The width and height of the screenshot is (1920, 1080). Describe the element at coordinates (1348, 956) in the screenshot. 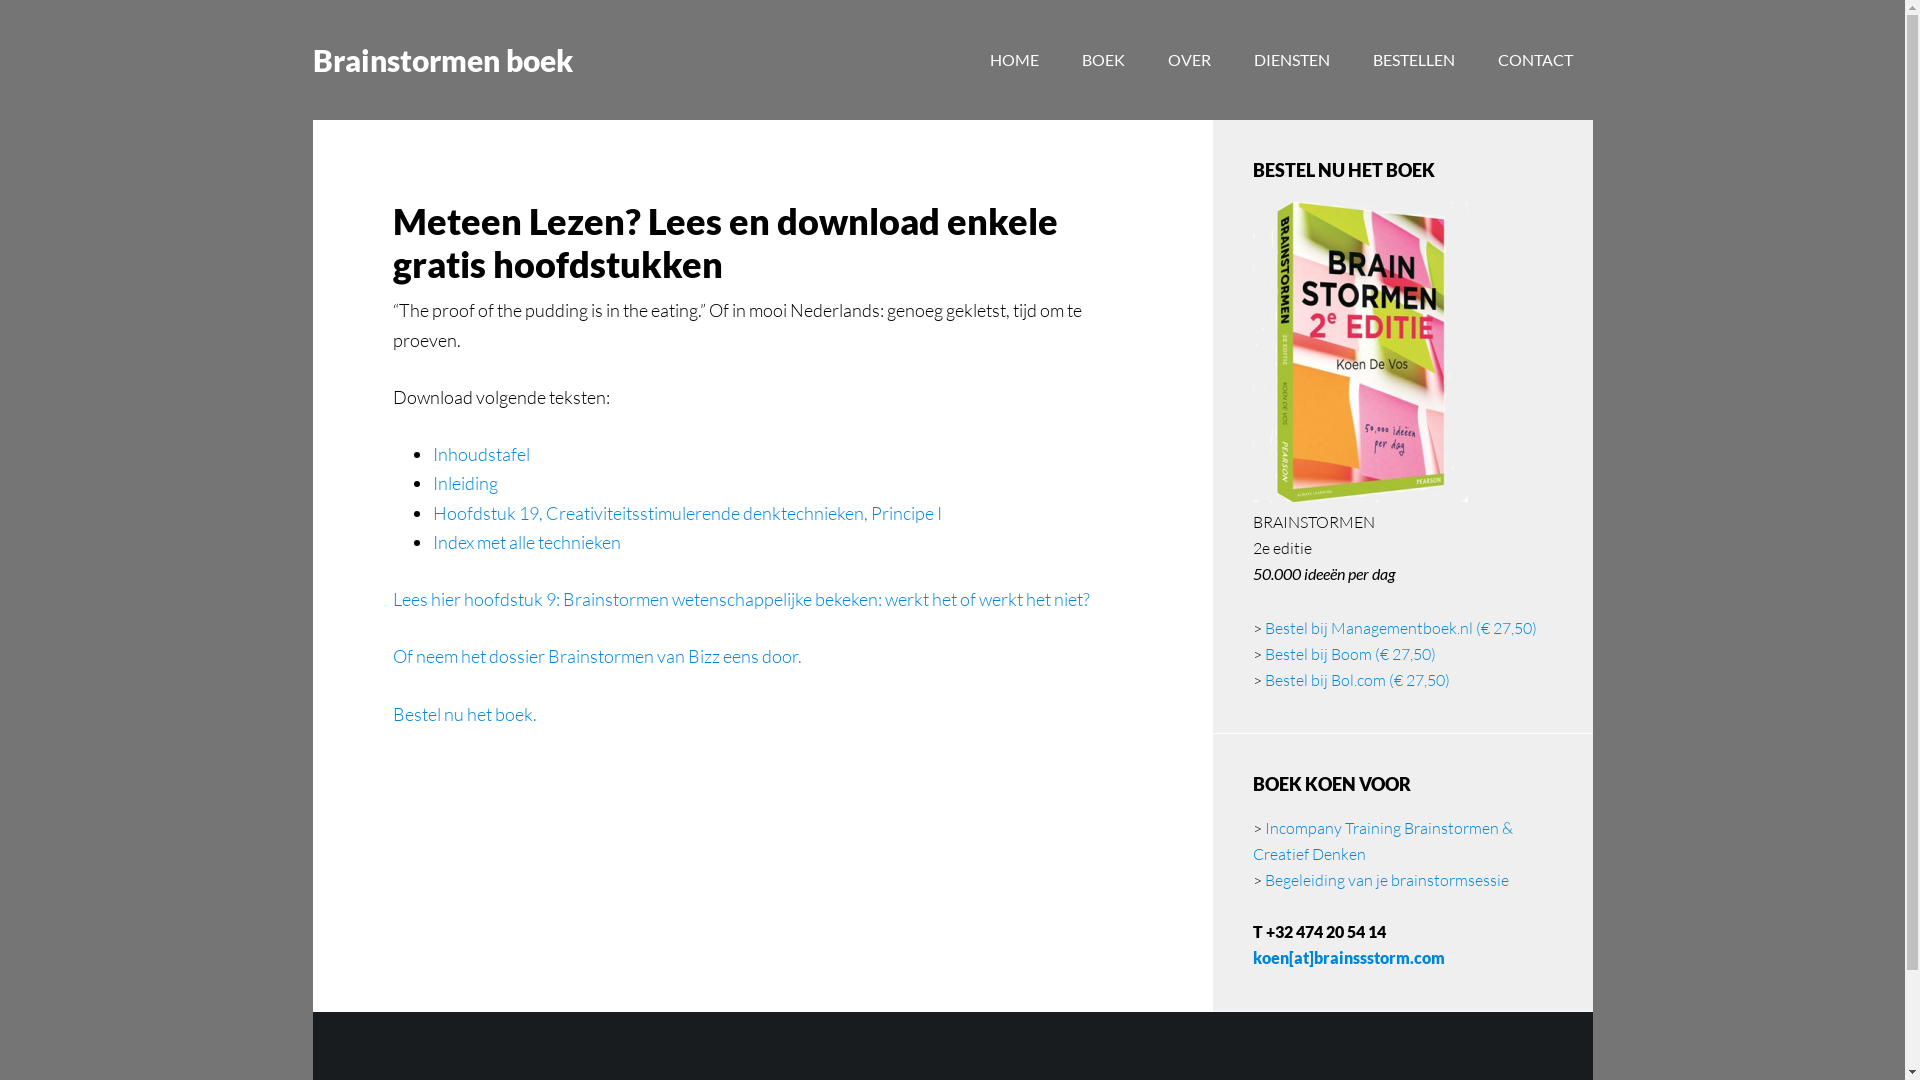

I see `'koen[at]brainssstorm.com'` at that location.